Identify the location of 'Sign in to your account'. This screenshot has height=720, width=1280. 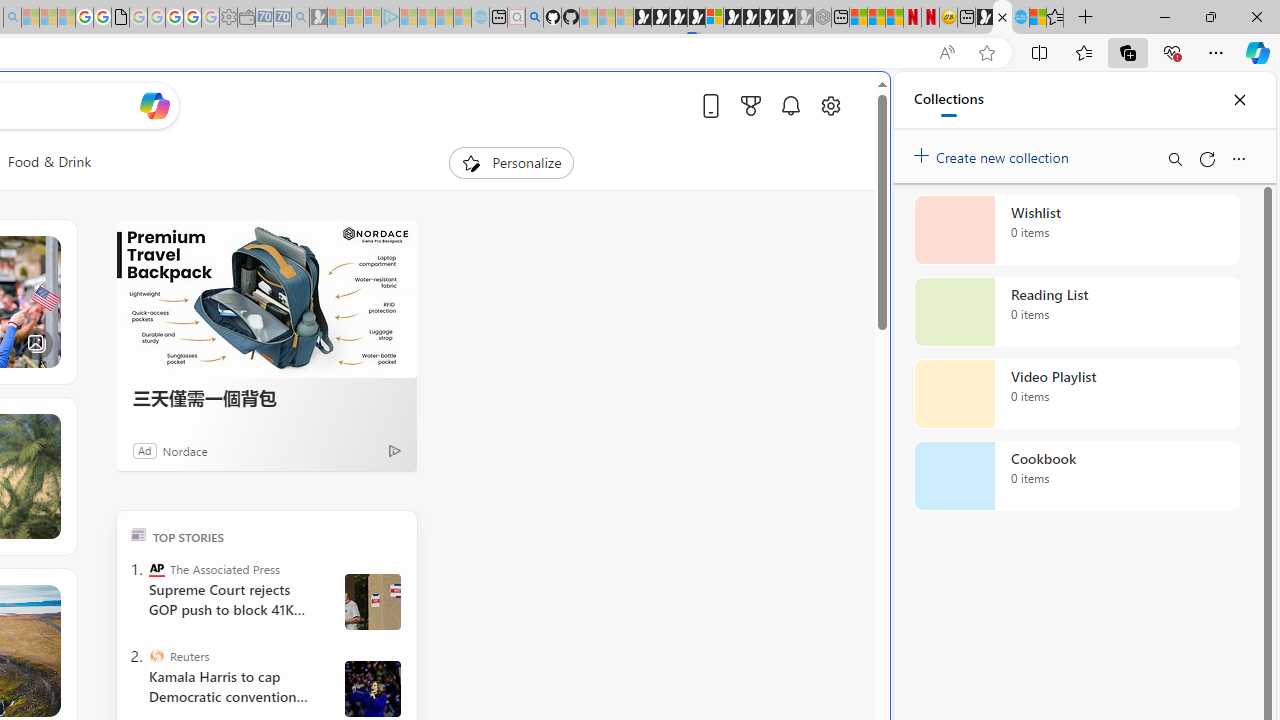
(714, 17).